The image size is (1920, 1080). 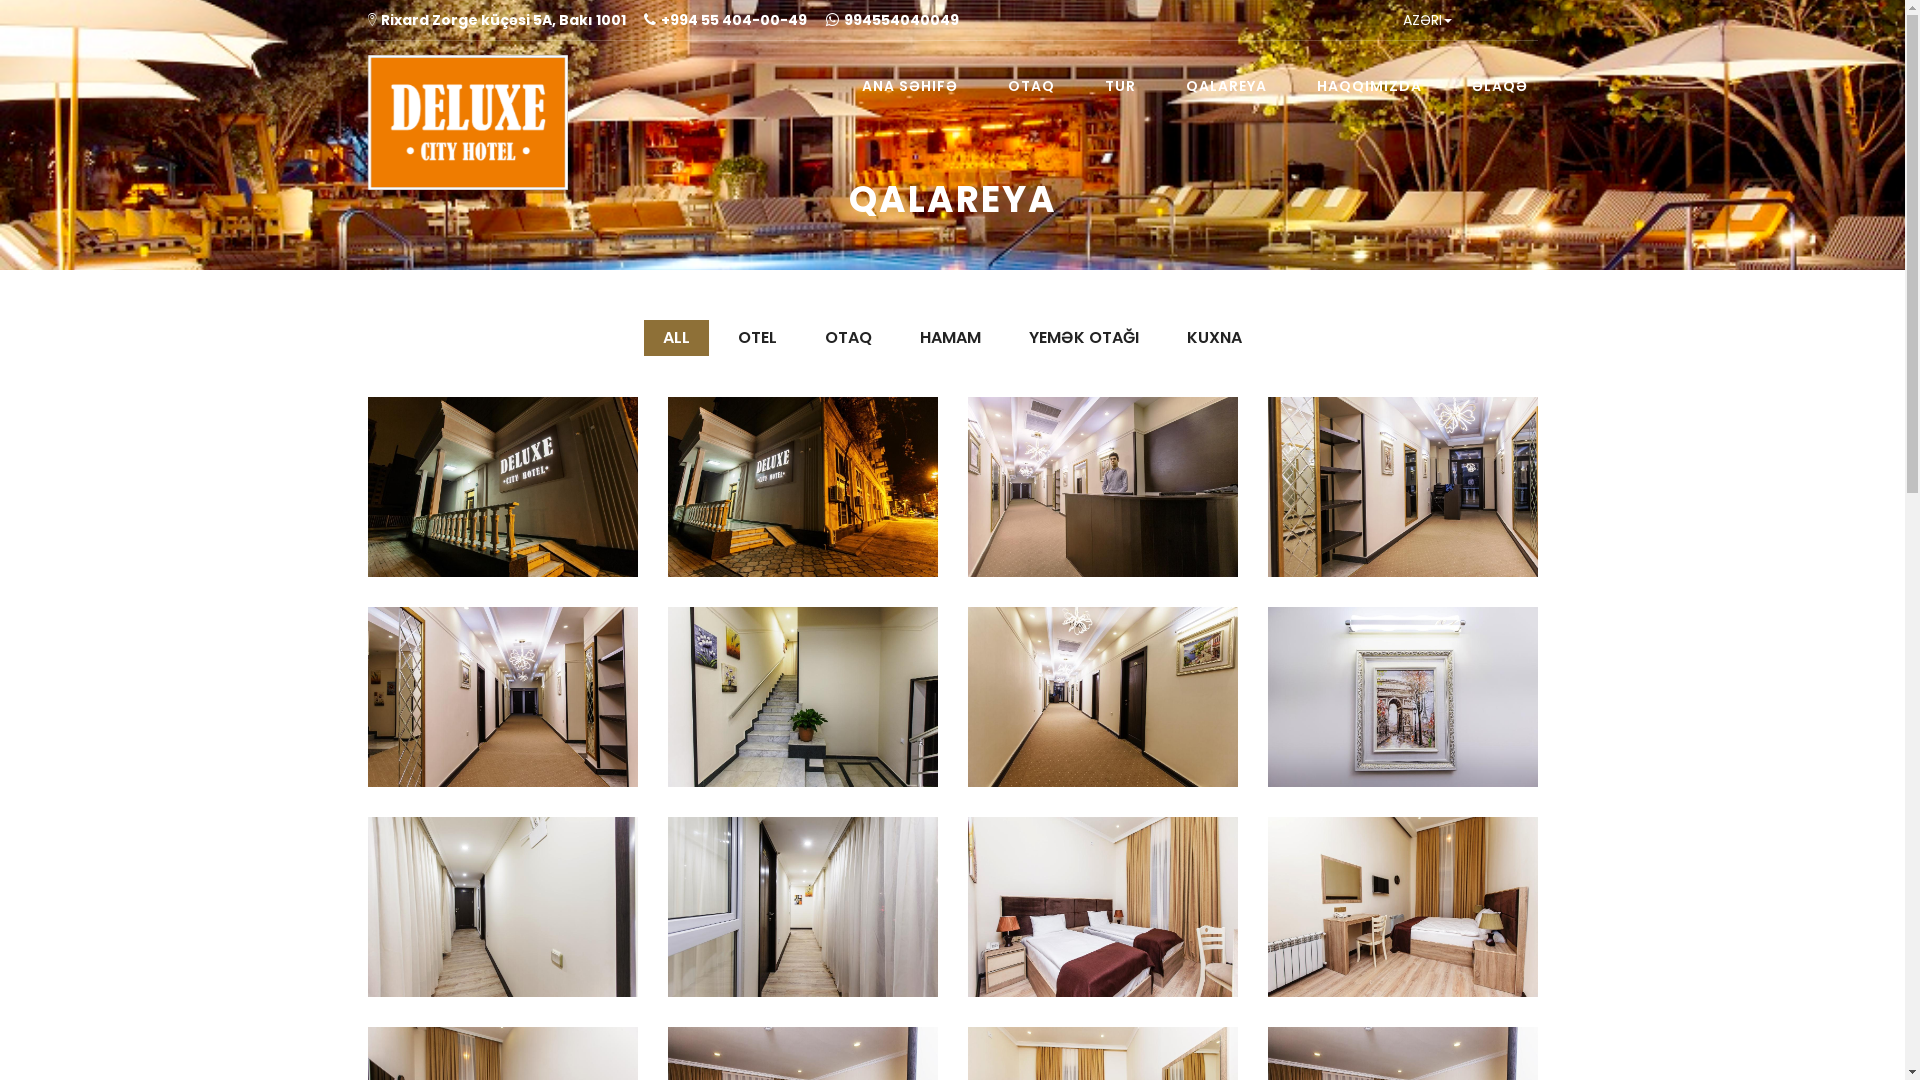 I want to click on 'Otel', so click(x=503, y=696).